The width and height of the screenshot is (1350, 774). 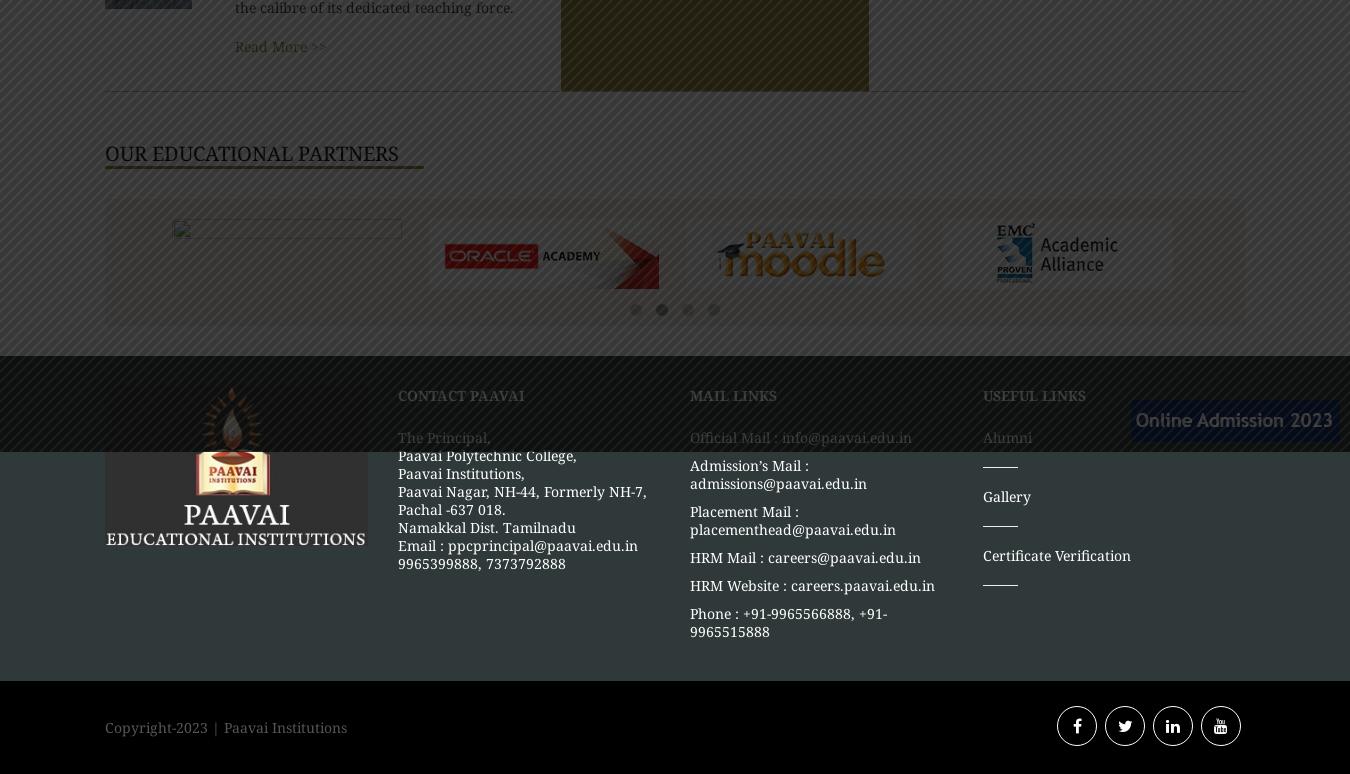 I want to click on 'Pachal -637 018.', so click(x=450, y=507).